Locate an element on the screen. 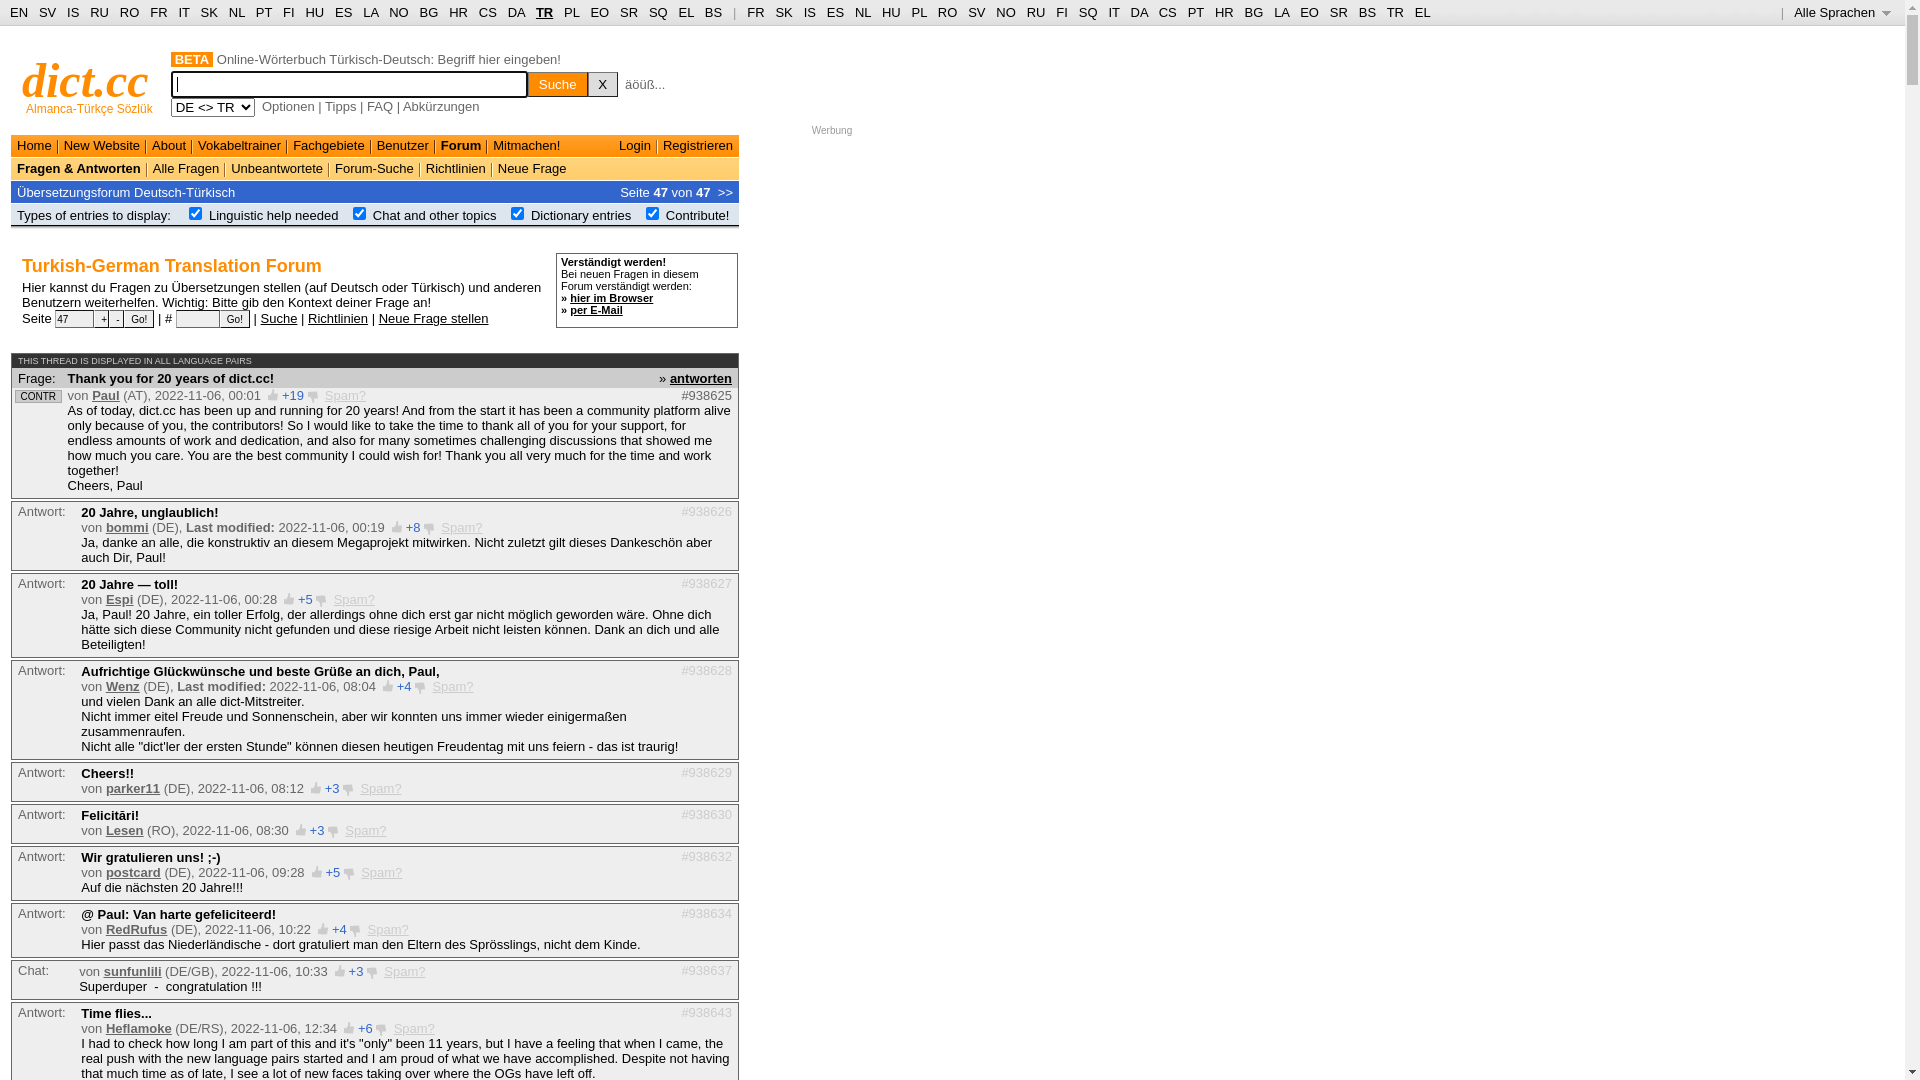 This screenshot has height=1080, width=1920. 'SR' is located at coordinates (627, 12).